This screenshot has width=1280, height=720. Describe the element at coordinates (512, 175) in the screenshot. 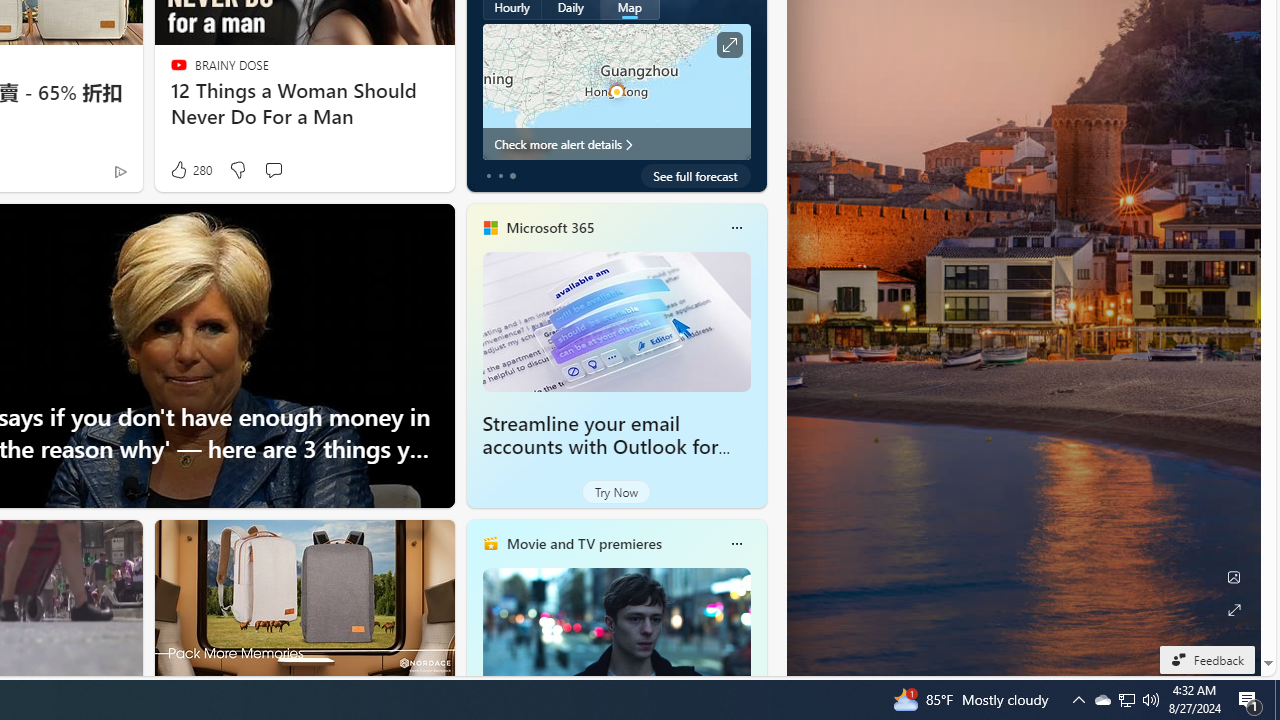

I see `'tab-2'` at that location.